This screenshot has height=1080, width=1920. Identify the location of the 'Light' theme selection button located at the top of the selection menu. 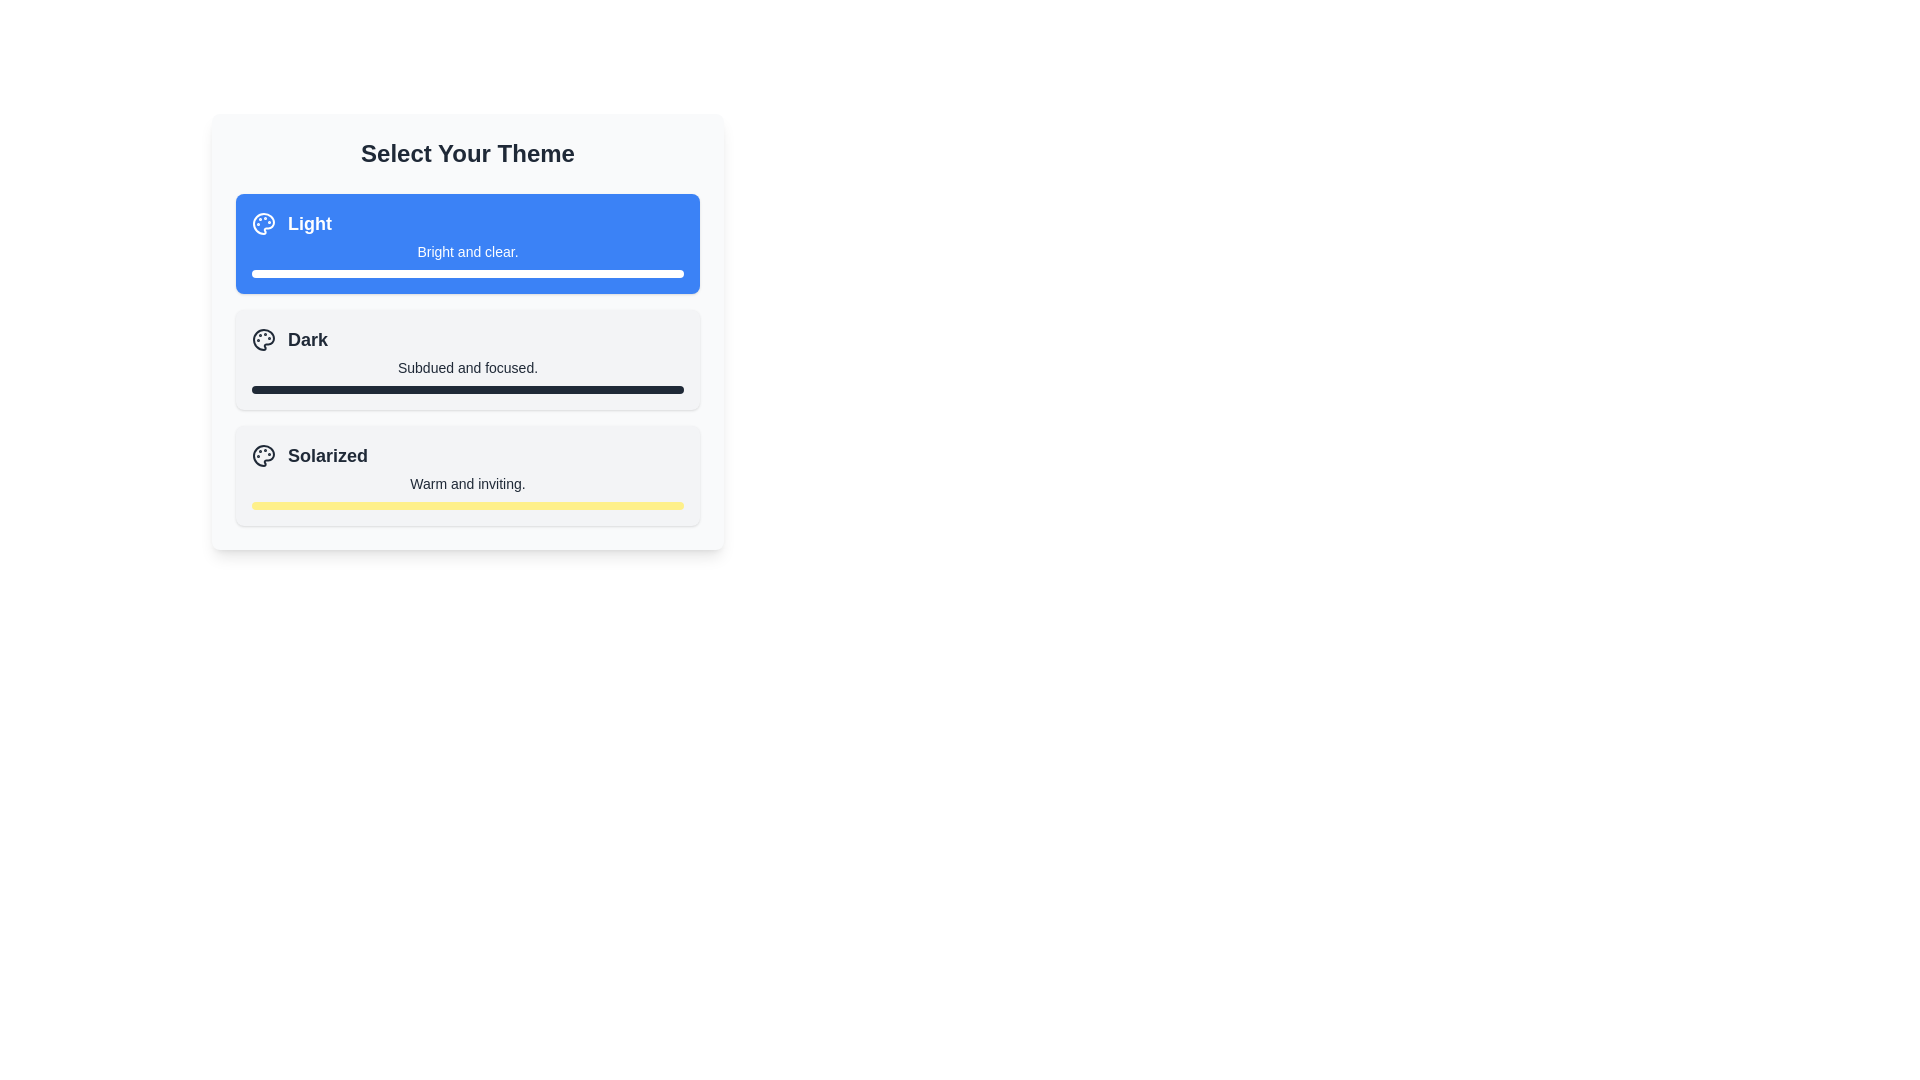
(466, 223).